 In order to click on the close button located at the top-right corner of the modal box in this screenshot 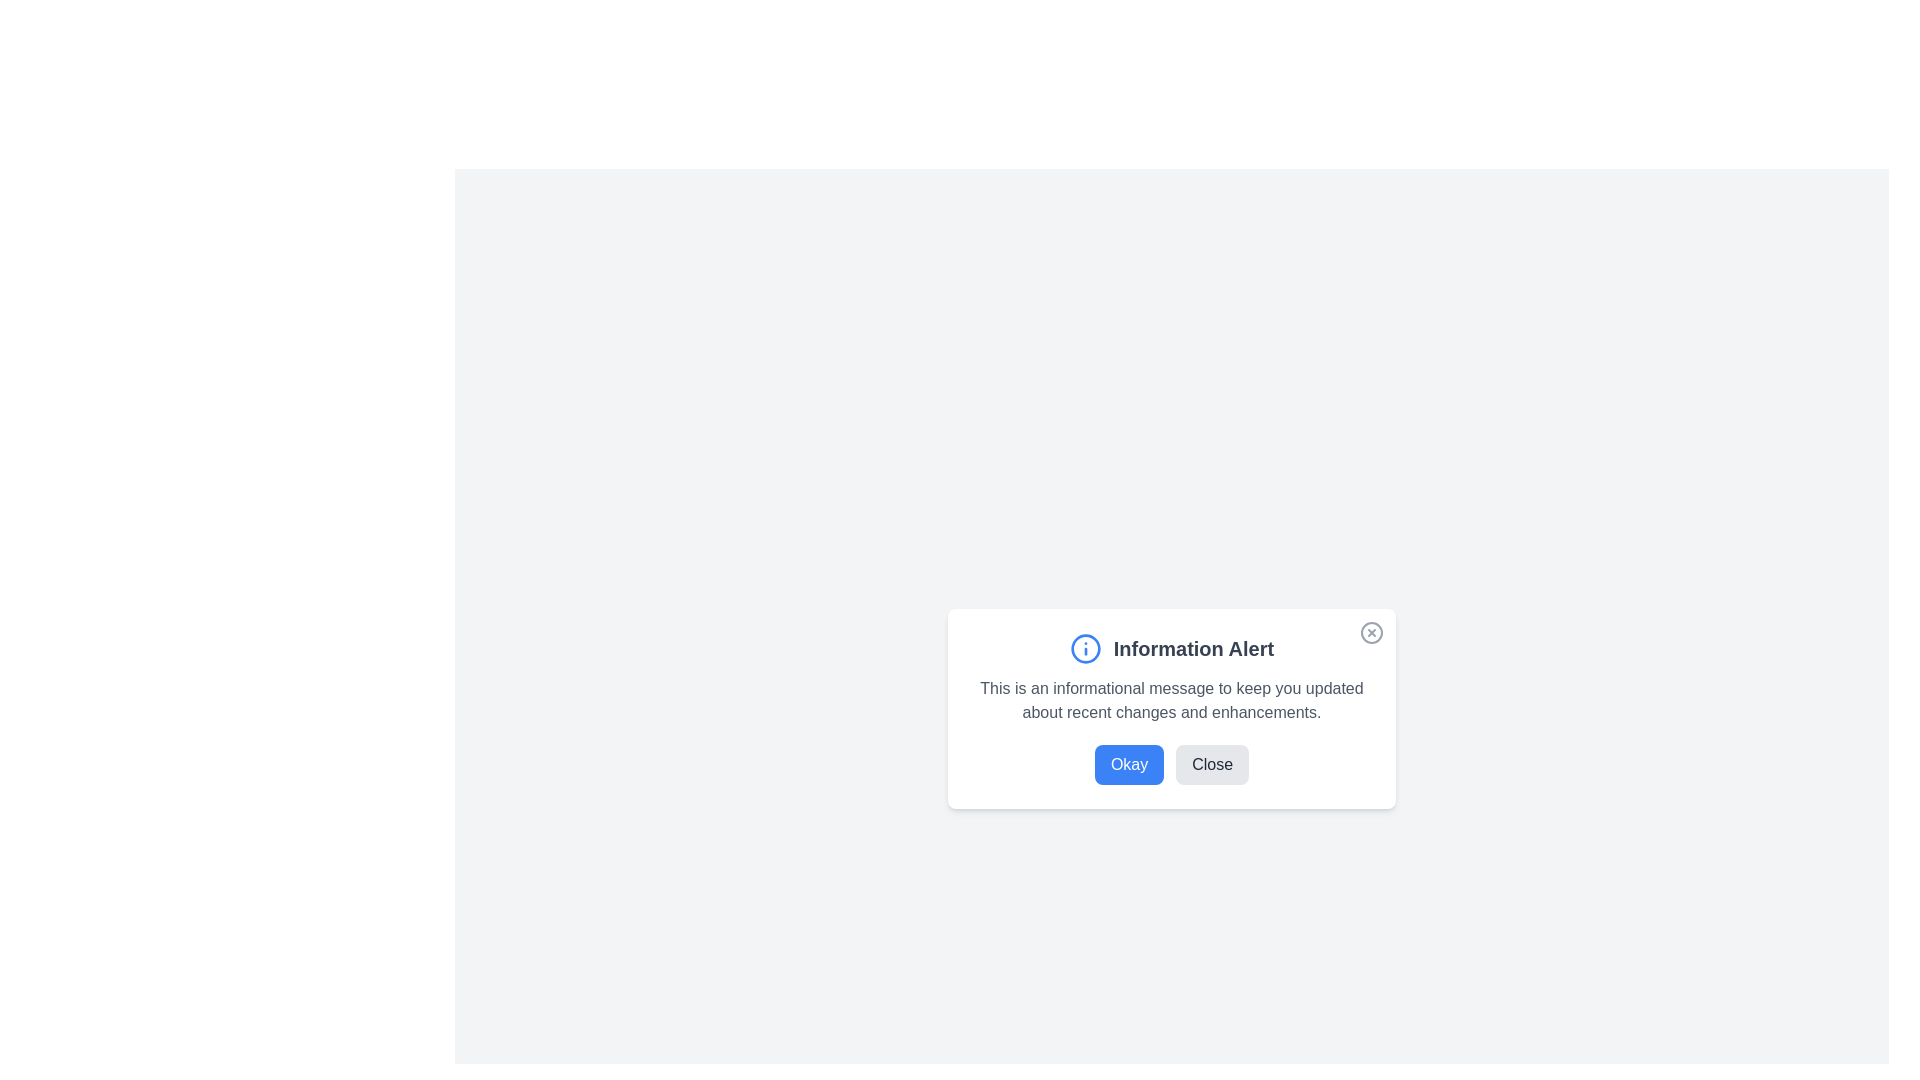, I will do `click(1371, 636)`.